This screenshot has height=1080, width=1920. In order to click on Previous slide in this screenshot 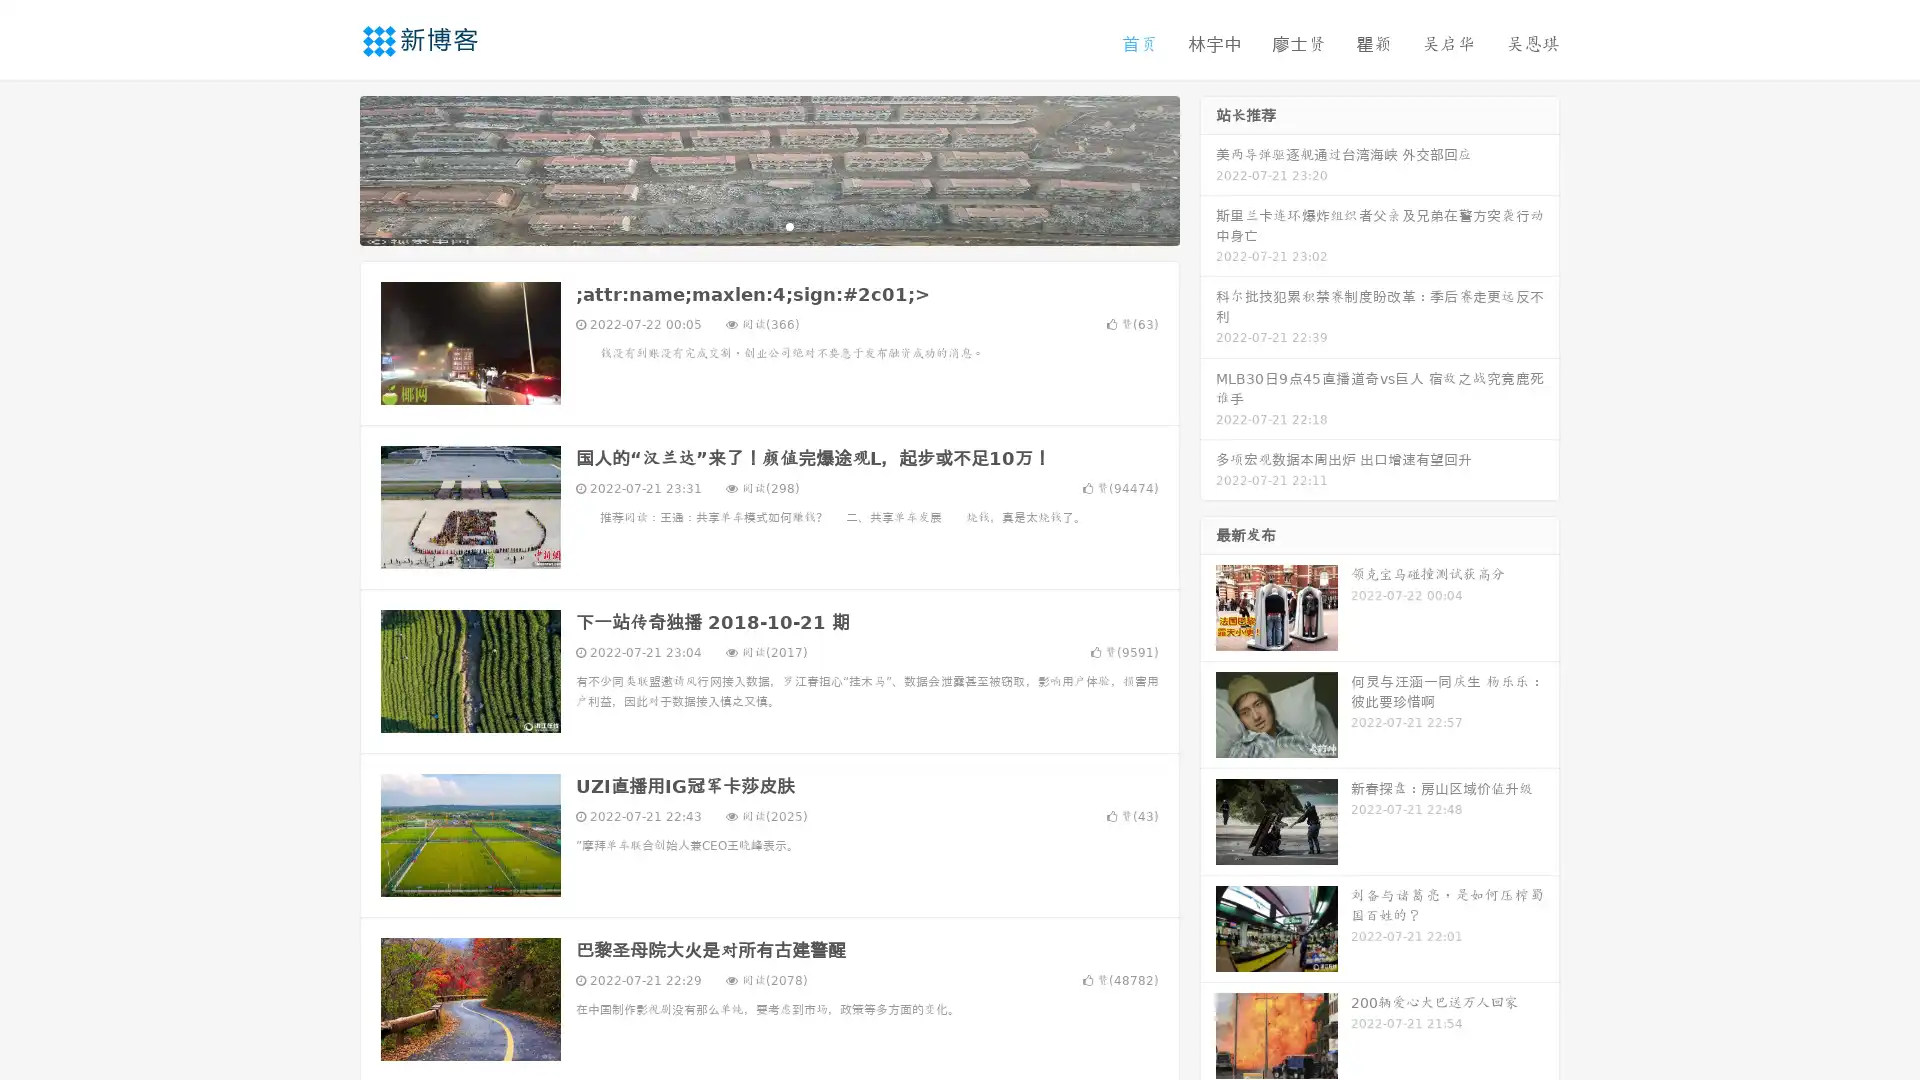, I will do `click(330, 168)`.